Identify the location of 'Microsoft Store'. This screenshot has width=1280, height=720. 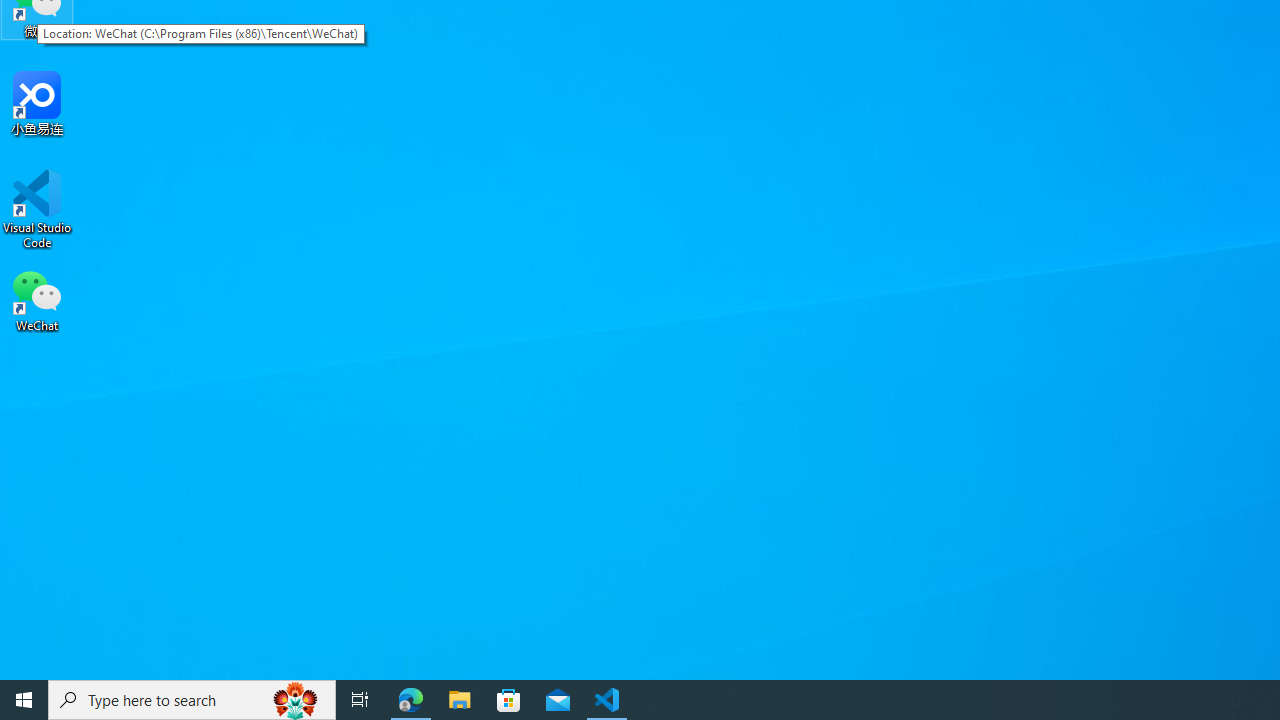
(509, 698).